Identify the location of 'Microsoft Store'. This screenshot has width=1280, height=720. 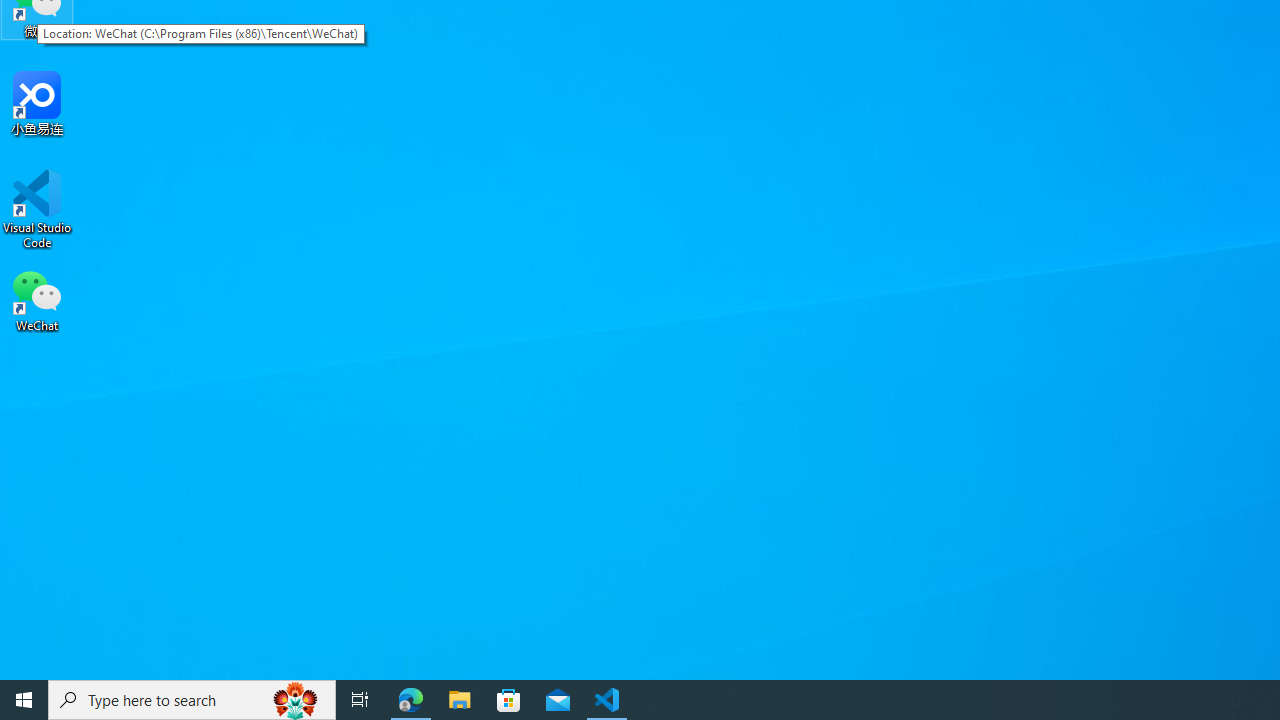
(509, 698).